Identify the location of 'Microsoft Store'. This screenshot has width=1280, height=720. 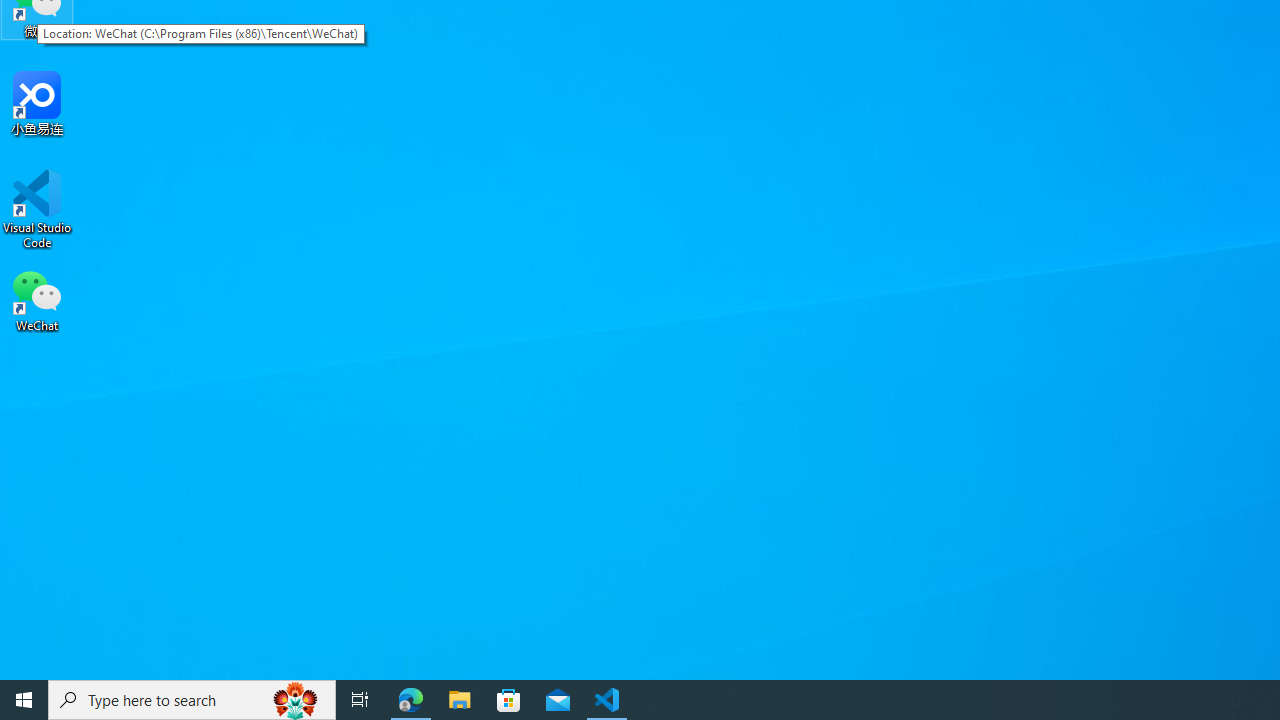
(509, 698).